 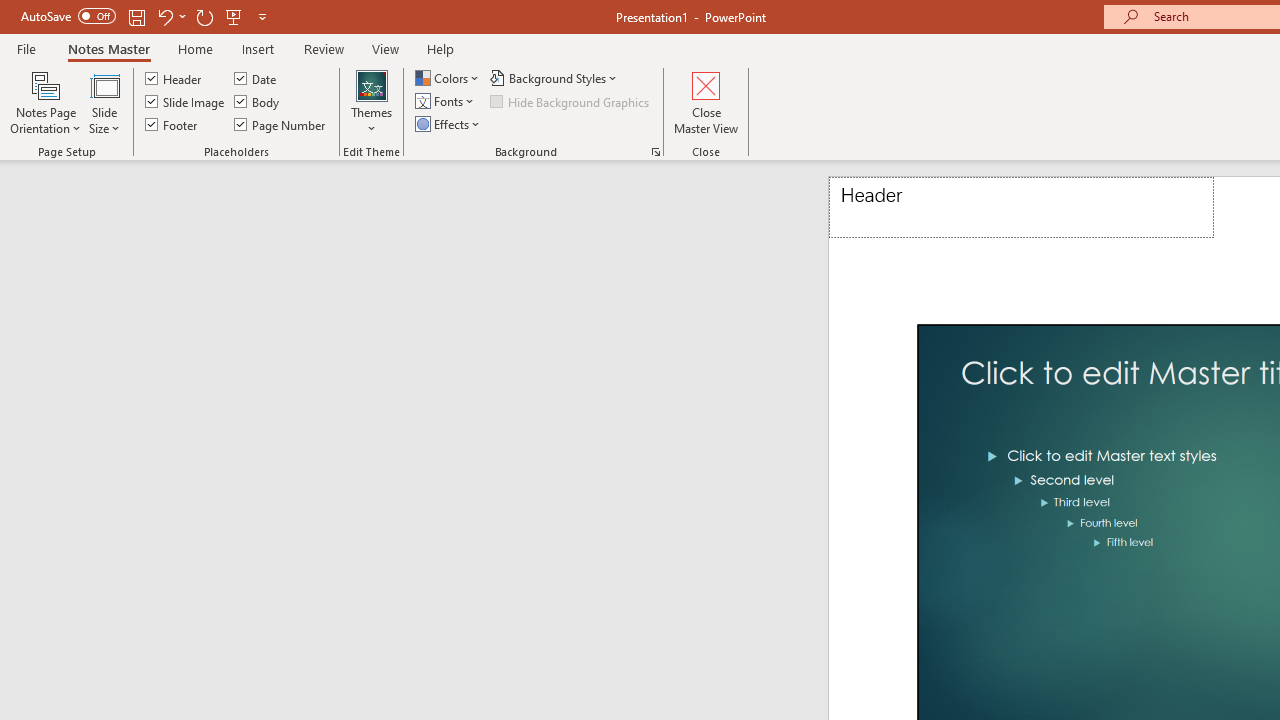 What do you see at coordinates (656, 150) in the screenshot?
I see `'Format Background...'` at bounding box center [656, 150].